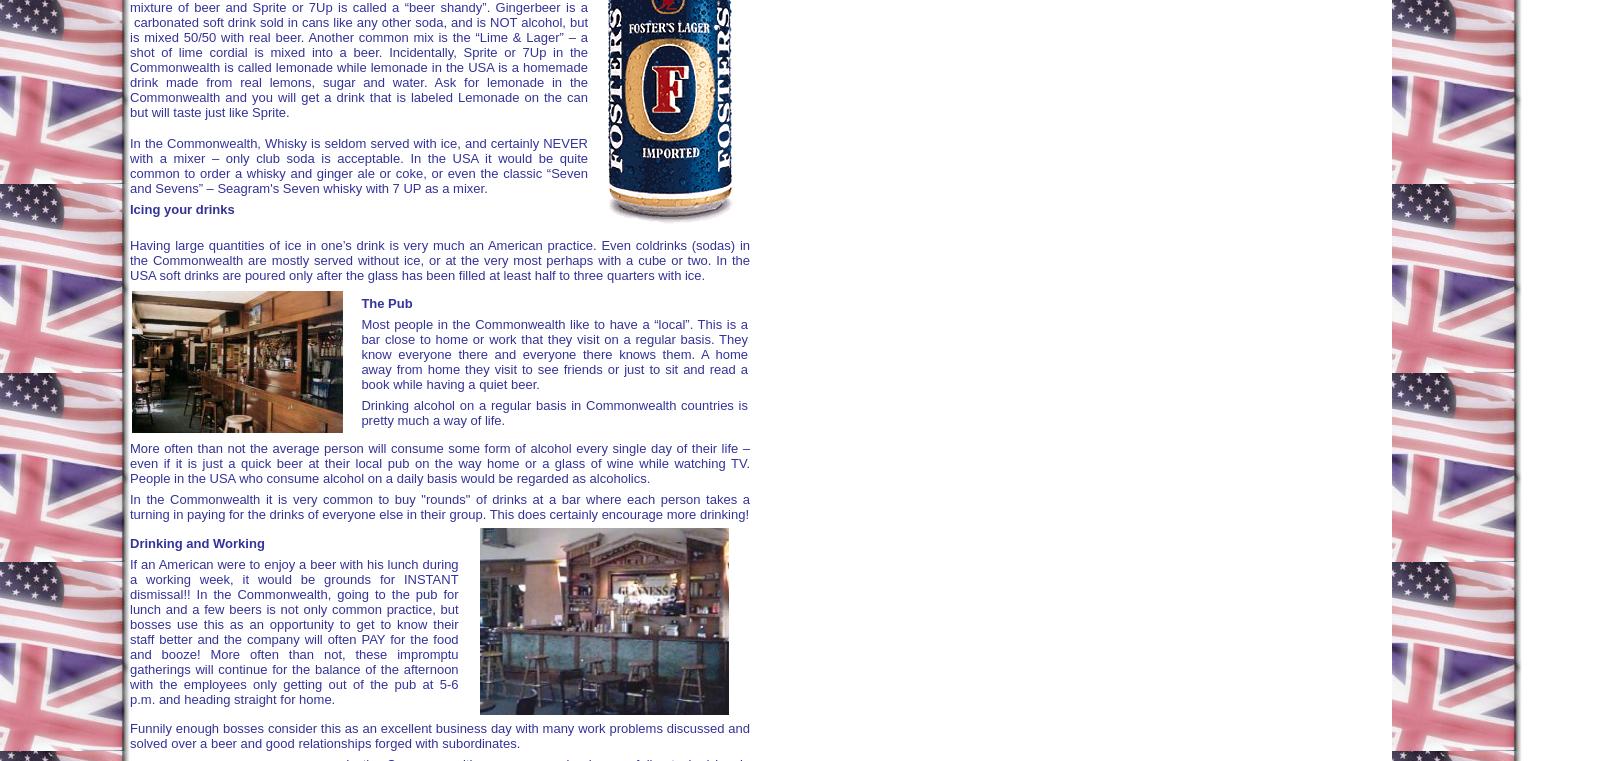 This screenshot has width=1600, height=761. I want to click on 'Funnily
      enough bosses consider this as an excellent business day with many work
      problems discussed and solved over a beer and good relationships forged
      with subordinates.', so click(439, 735).